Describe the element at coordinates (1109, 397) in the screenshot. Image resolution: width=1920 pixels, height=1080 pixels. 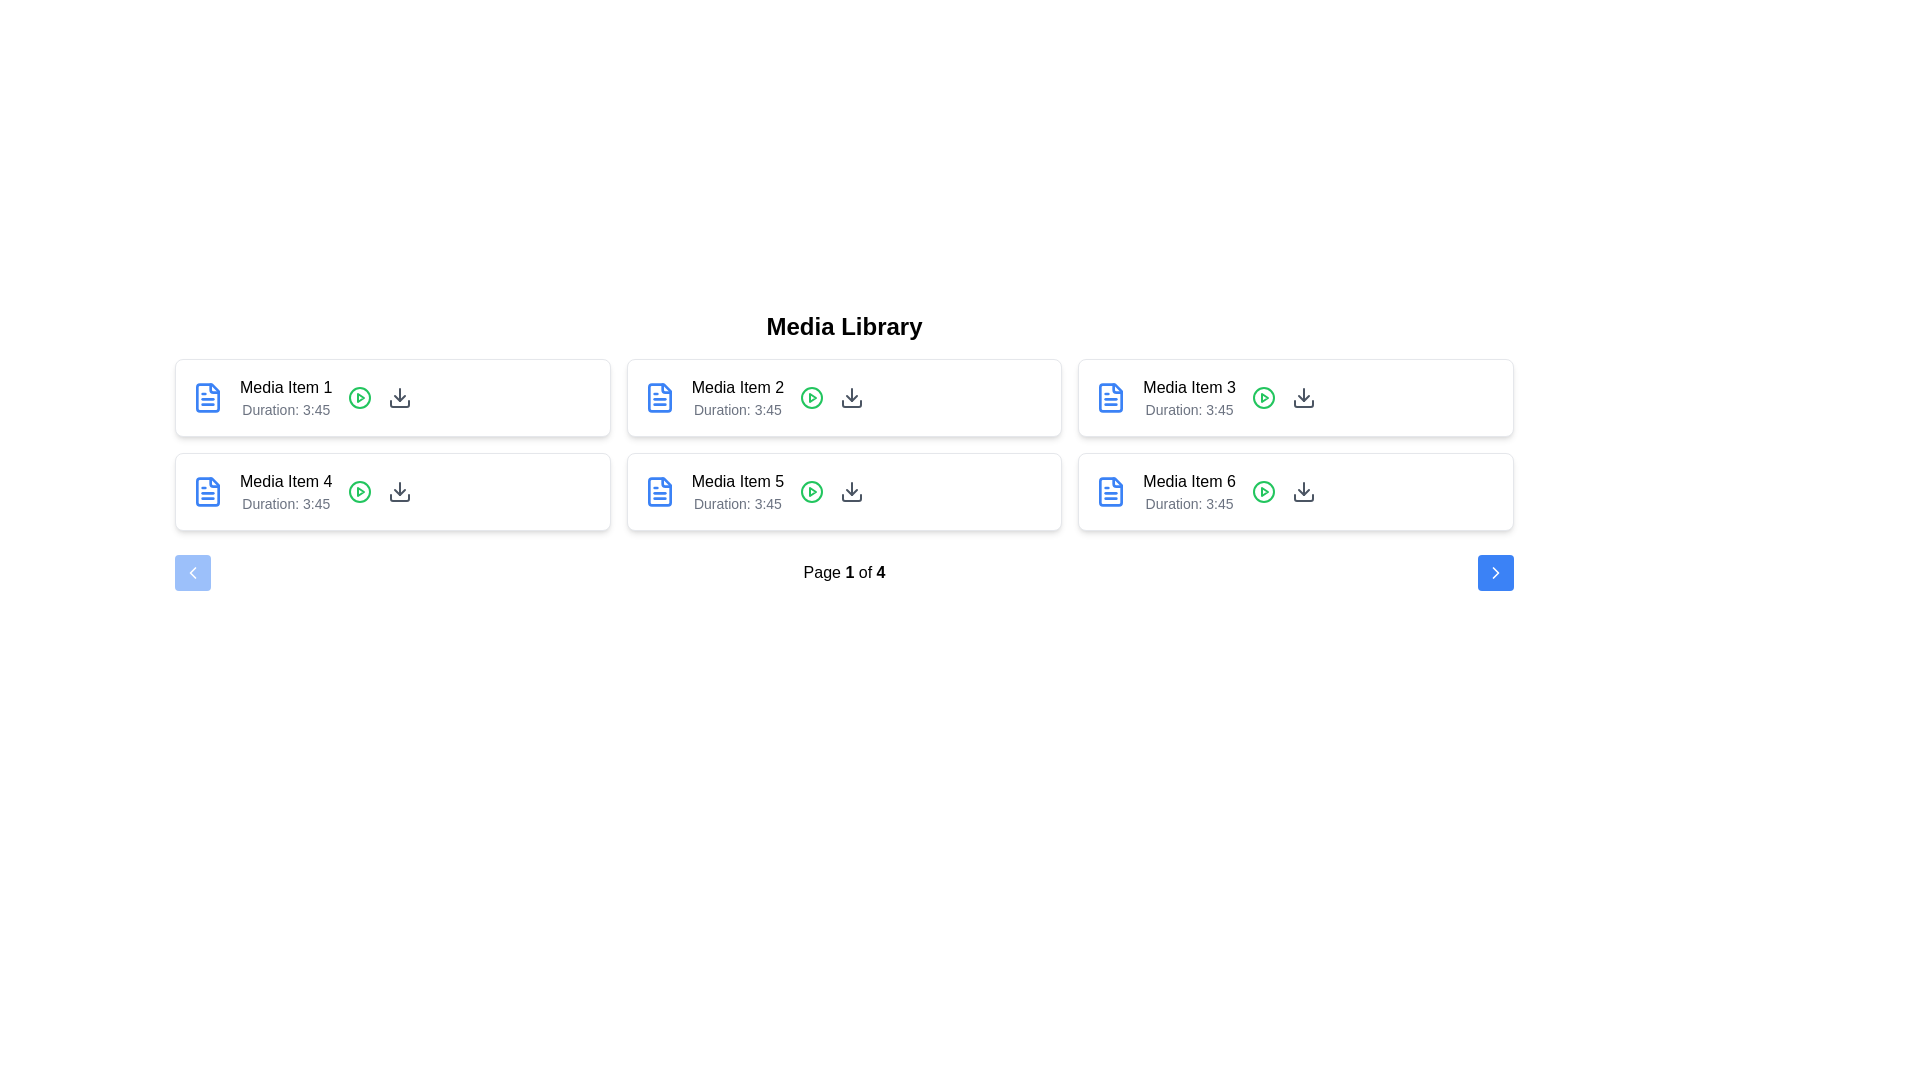
I see `the blue file icon for 'Media Item 2', which is the leftmost icon in its group within the media library interface` at that location.